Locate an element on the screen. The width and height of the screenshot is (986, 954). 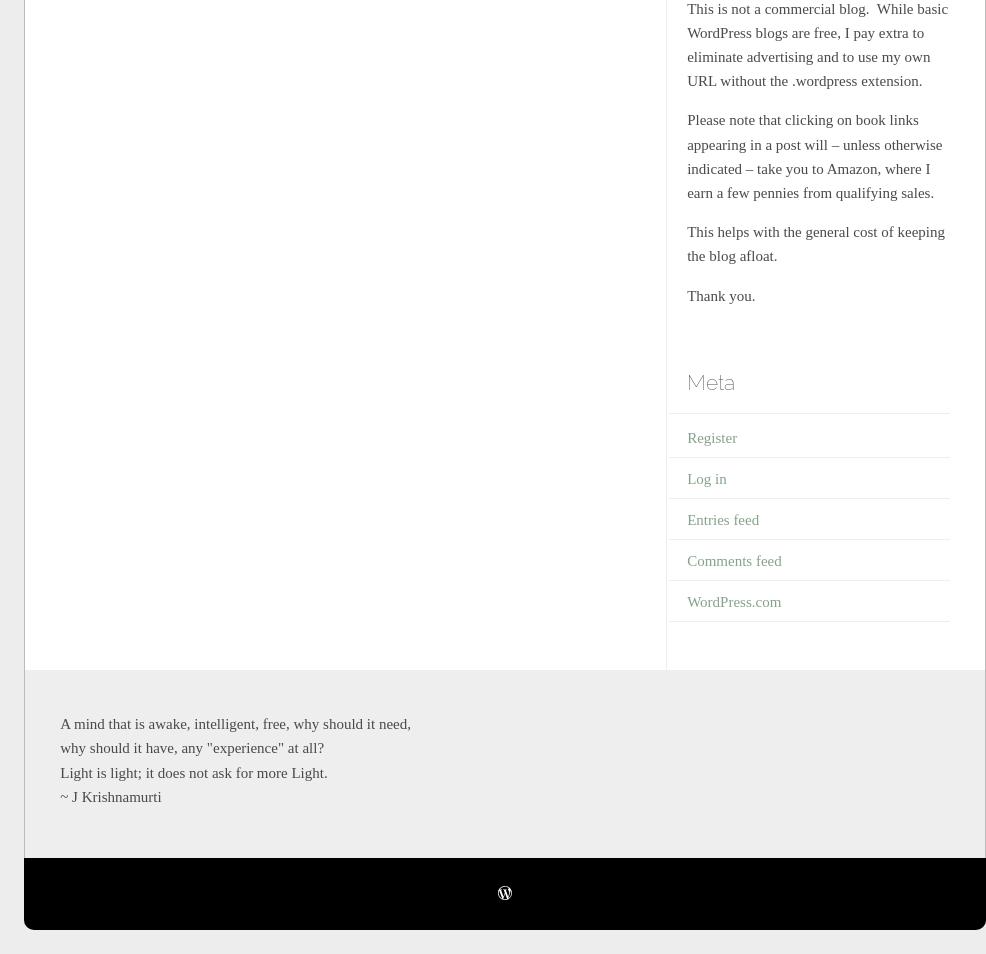
'Comments feed' is located at coordinates (686, 560).